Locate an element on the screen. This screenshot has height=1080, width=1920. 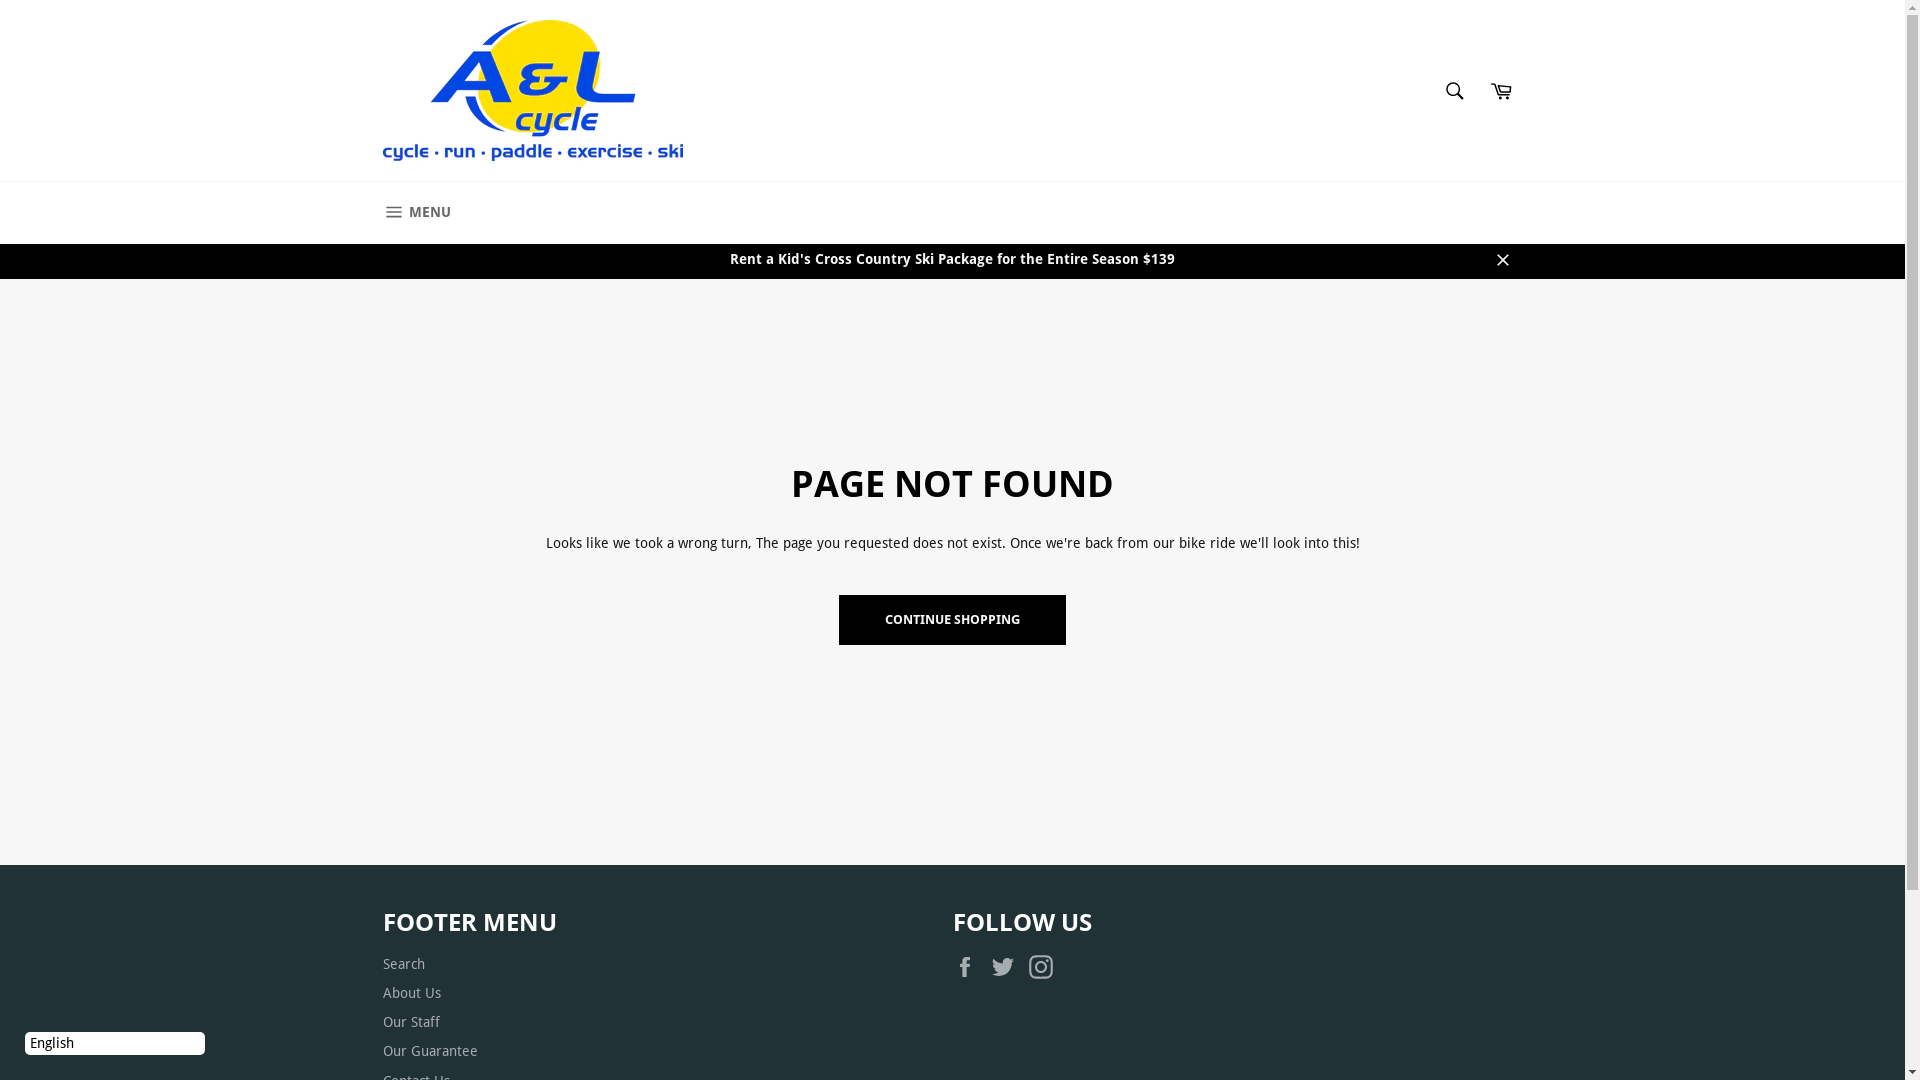
'MENU is located at coordinates (415, 212).